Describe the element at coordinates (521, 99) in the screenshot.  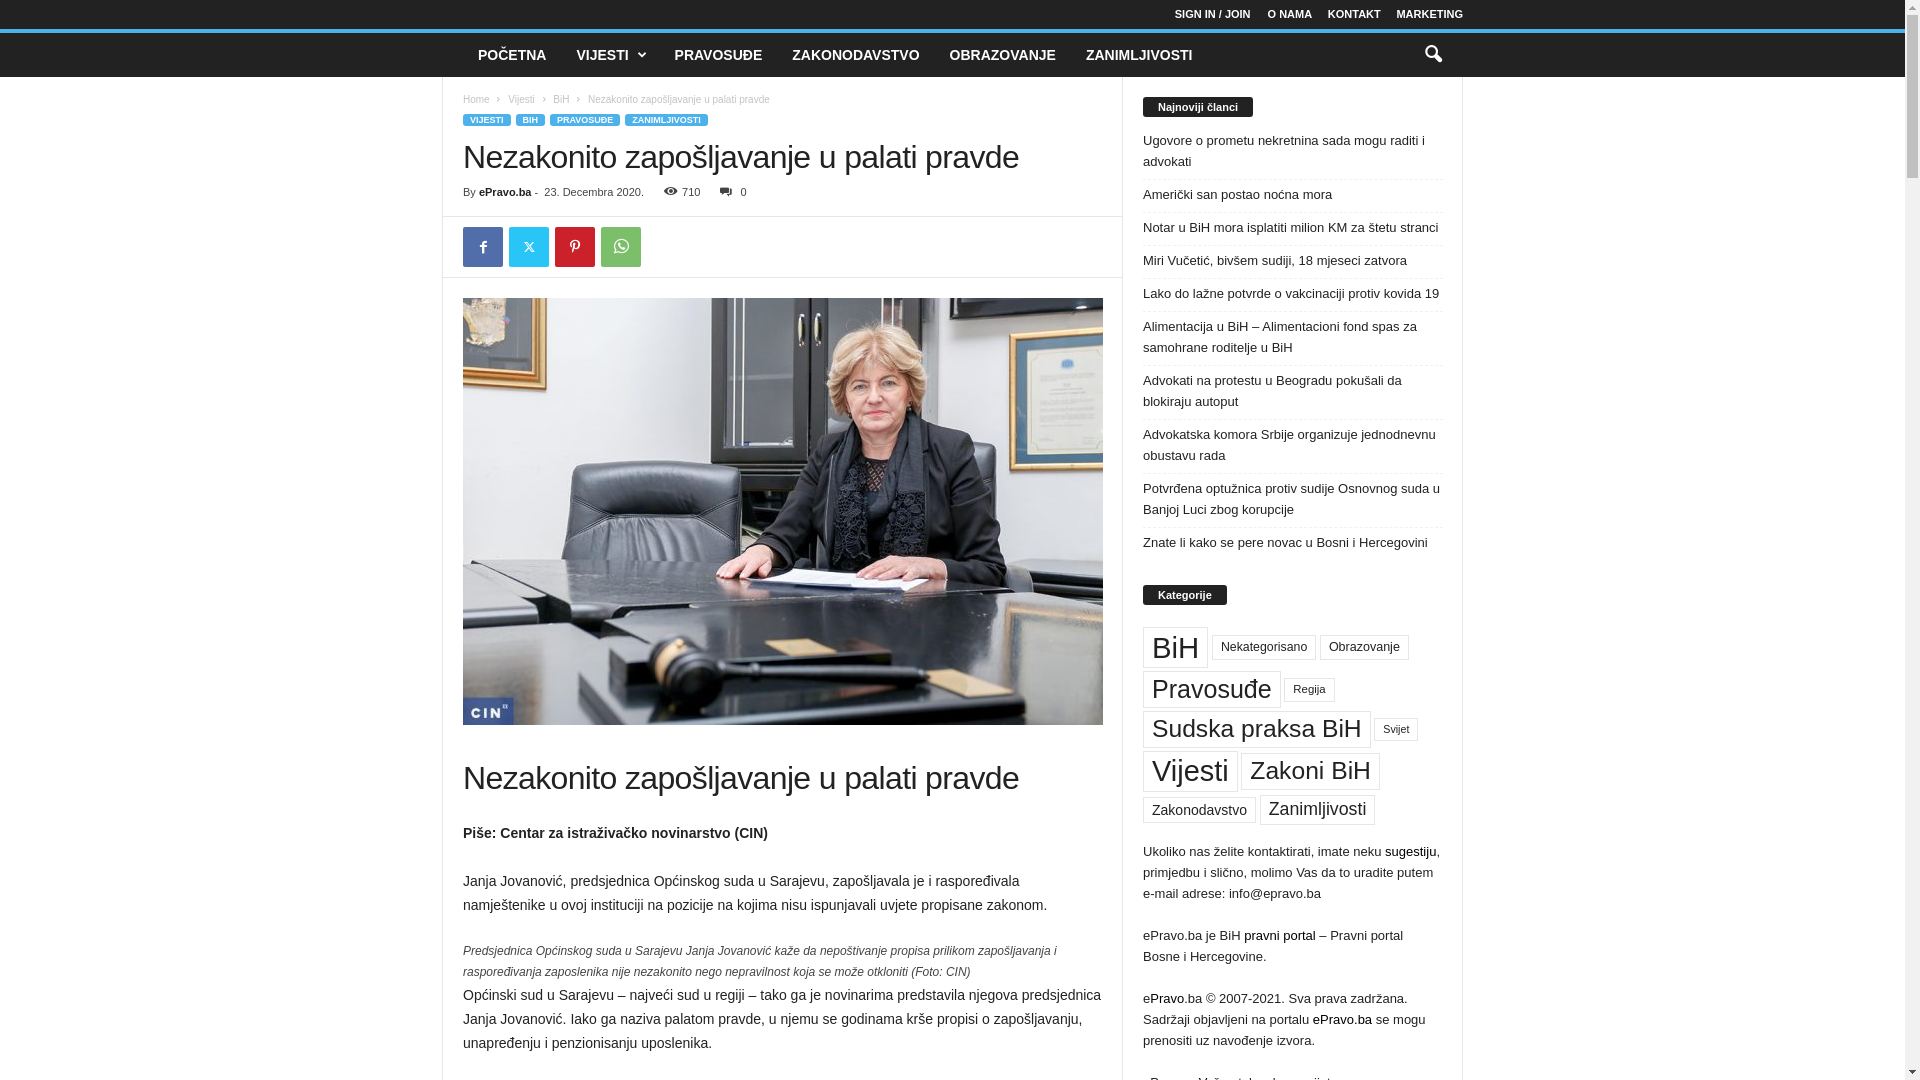
I see `'Vijesti'` at that location.